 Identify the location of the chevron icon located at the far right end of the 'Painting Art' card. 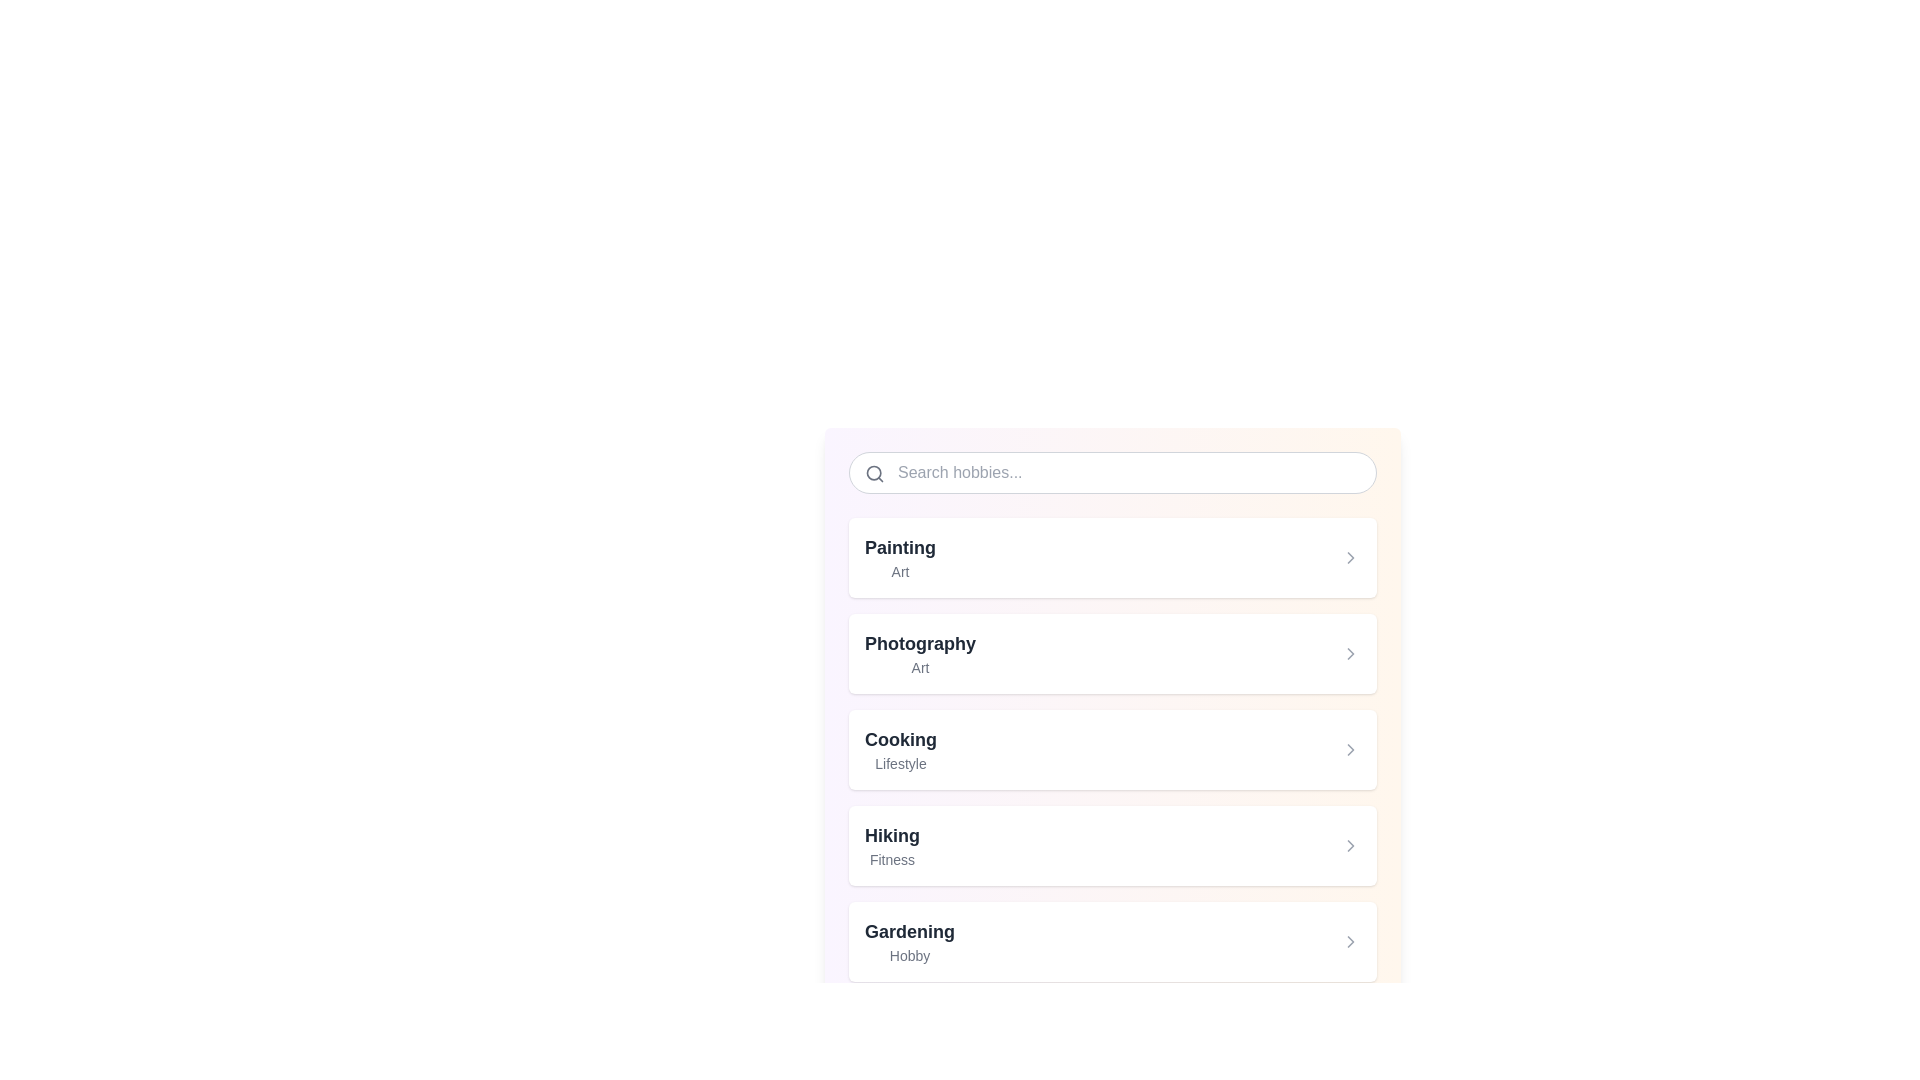
(1350, 558).